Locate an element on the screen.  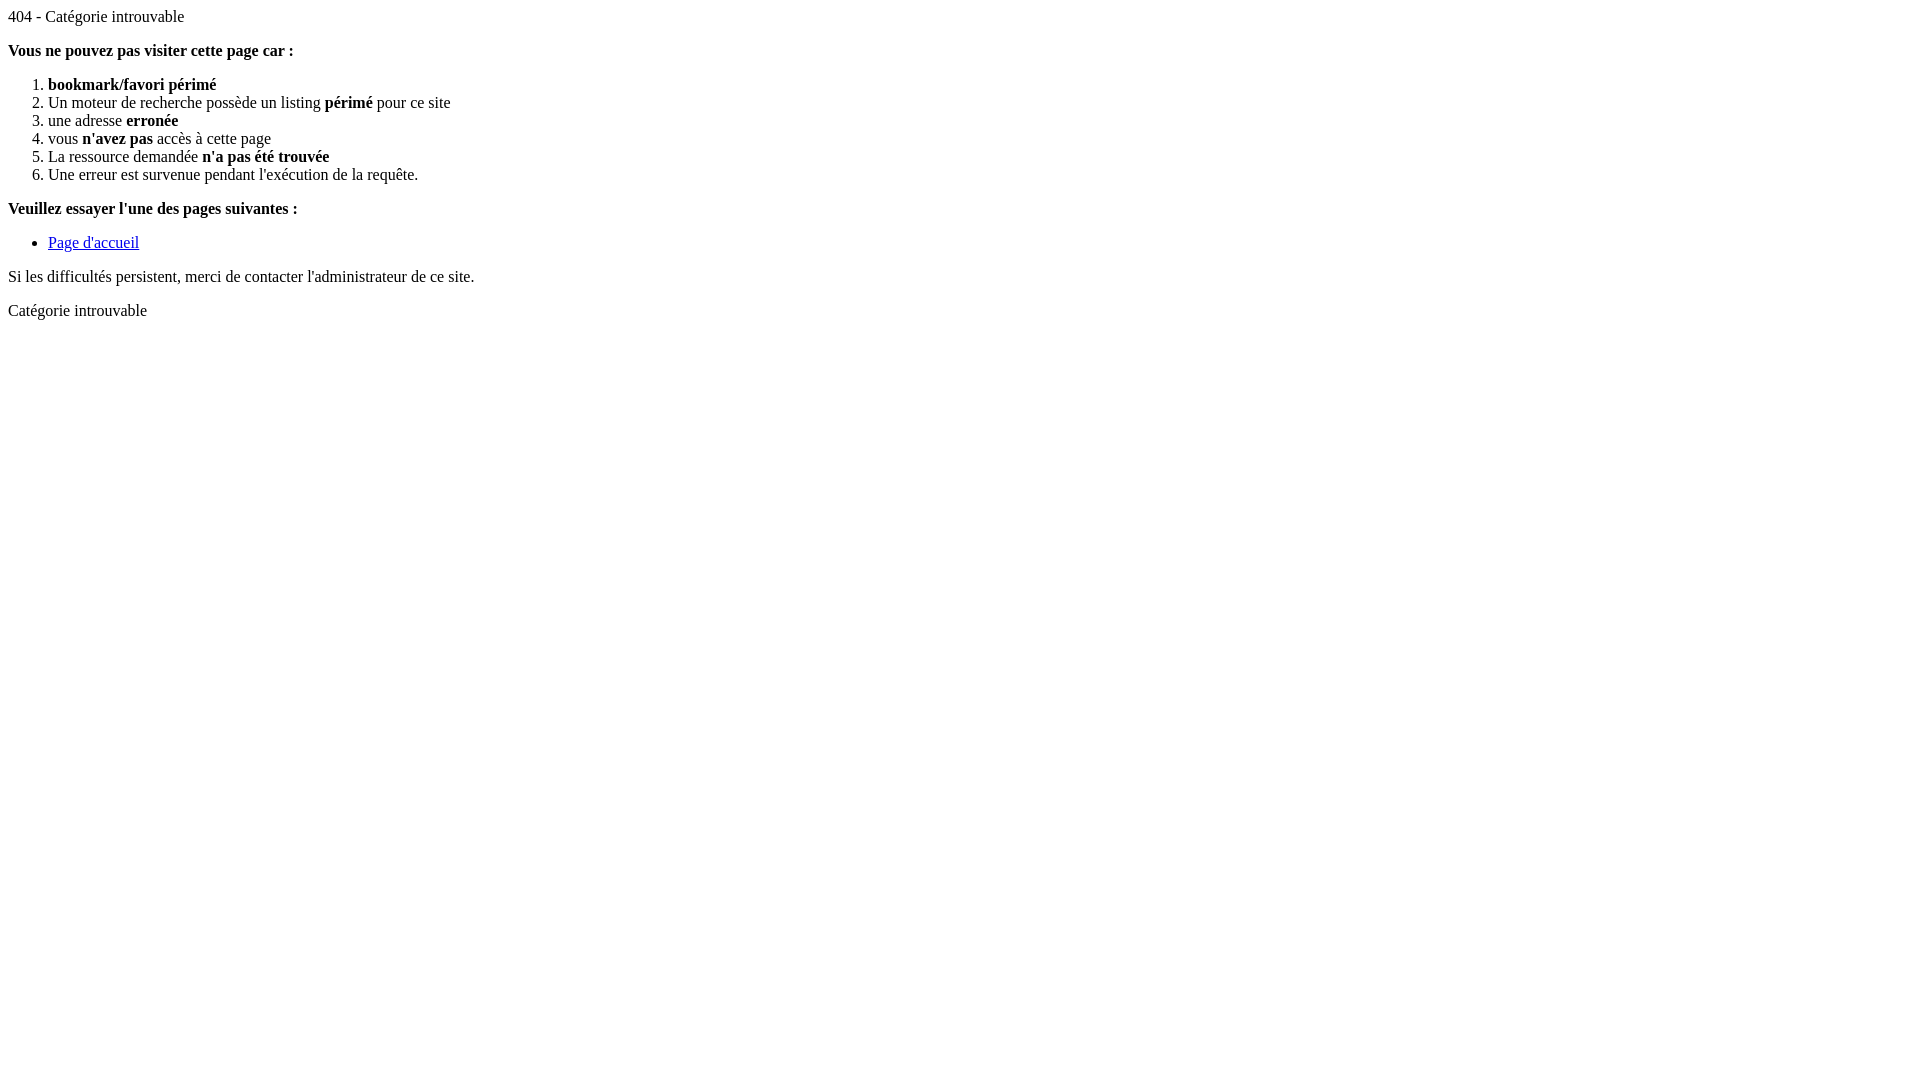
'Page d'accueil' is located at coordinates (92, 241).